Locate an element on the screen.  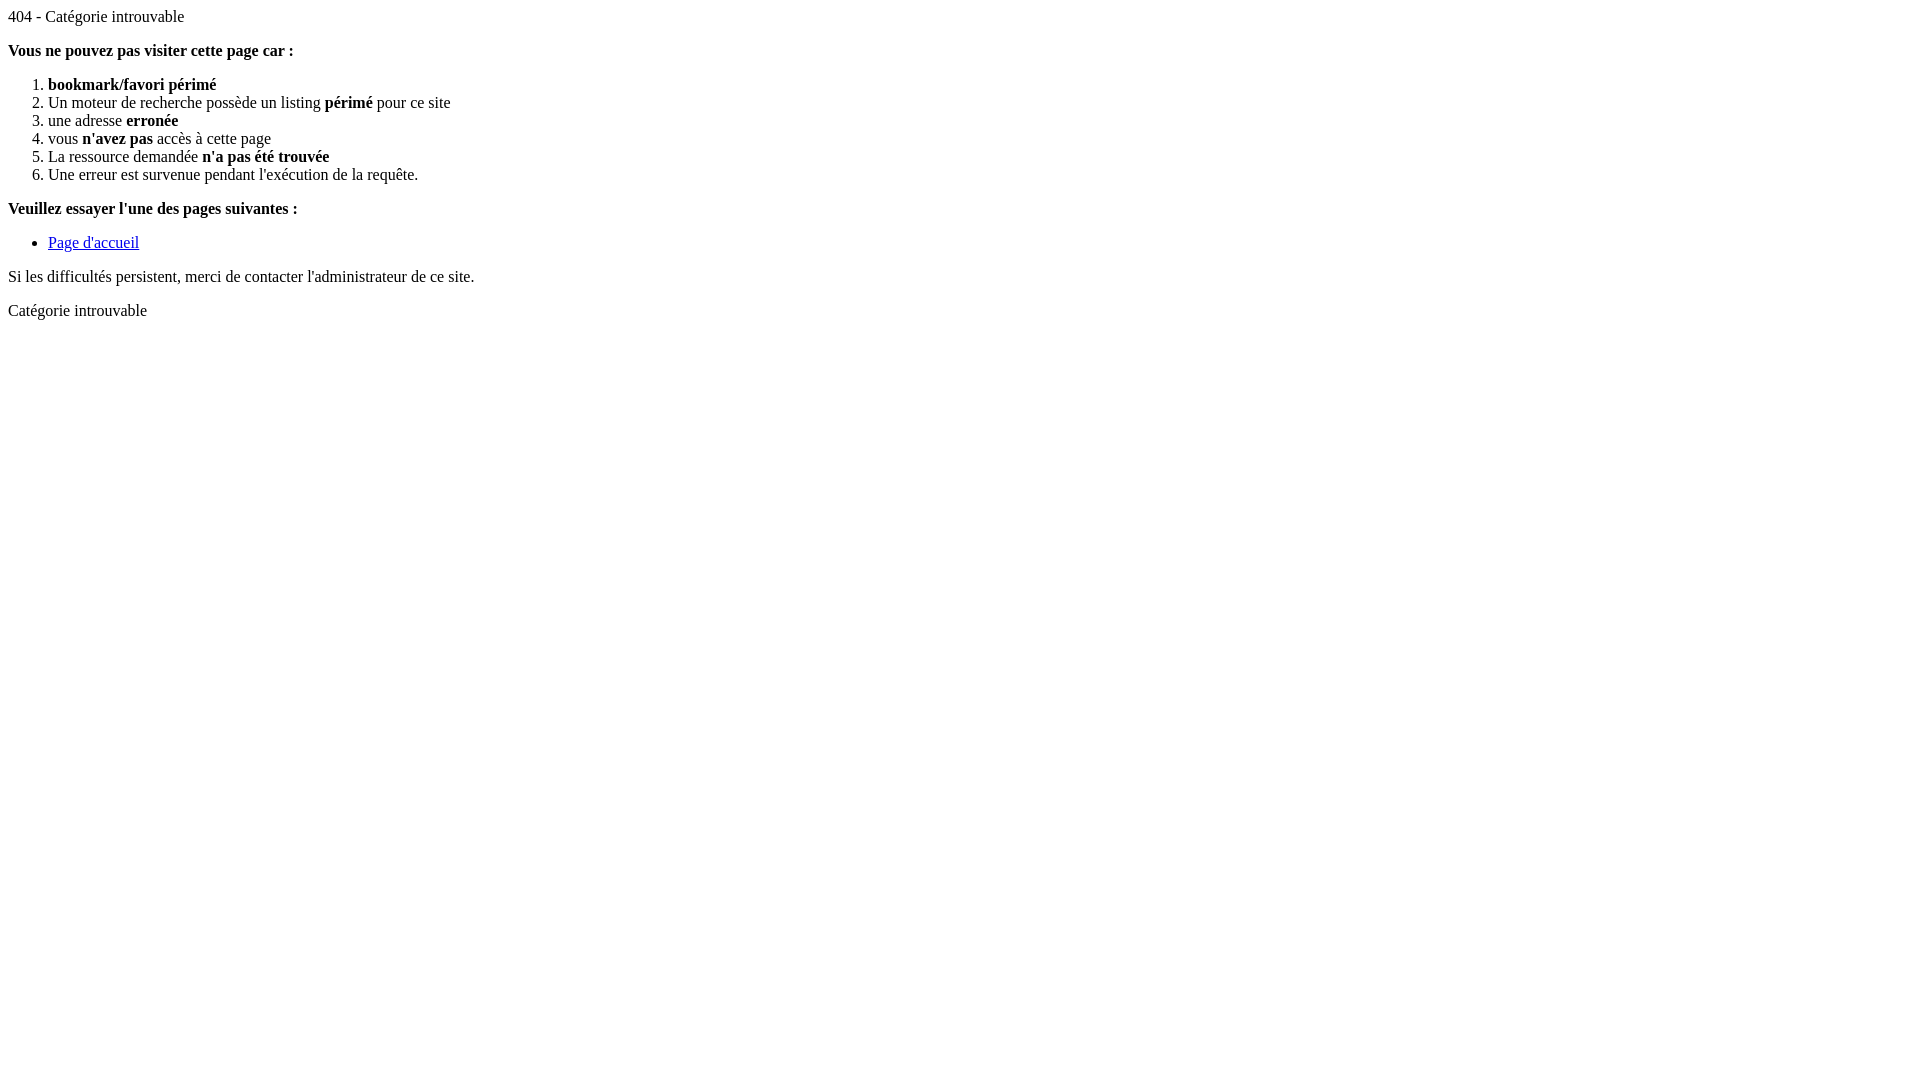
'Page d'accueil' is located at coordinates (92, 241).